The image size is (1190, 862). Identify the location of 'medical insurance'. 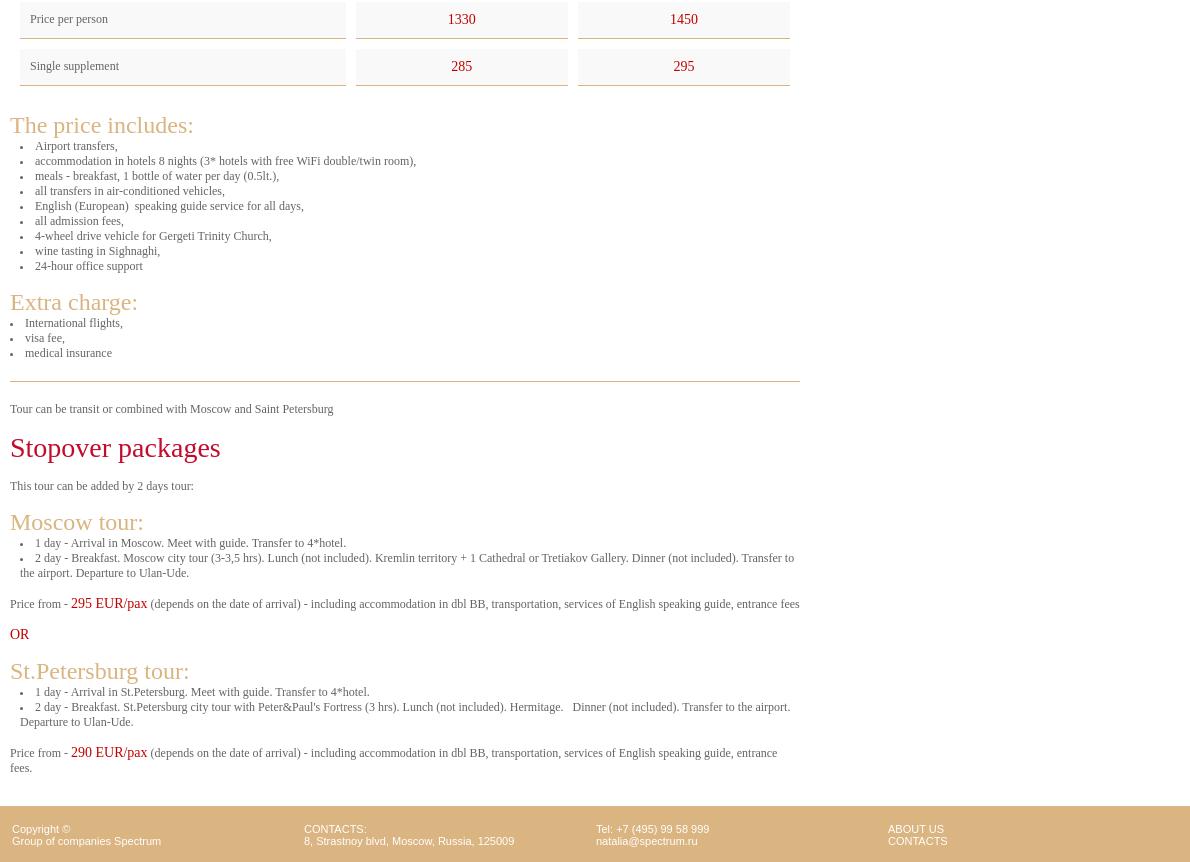
(67, 352).